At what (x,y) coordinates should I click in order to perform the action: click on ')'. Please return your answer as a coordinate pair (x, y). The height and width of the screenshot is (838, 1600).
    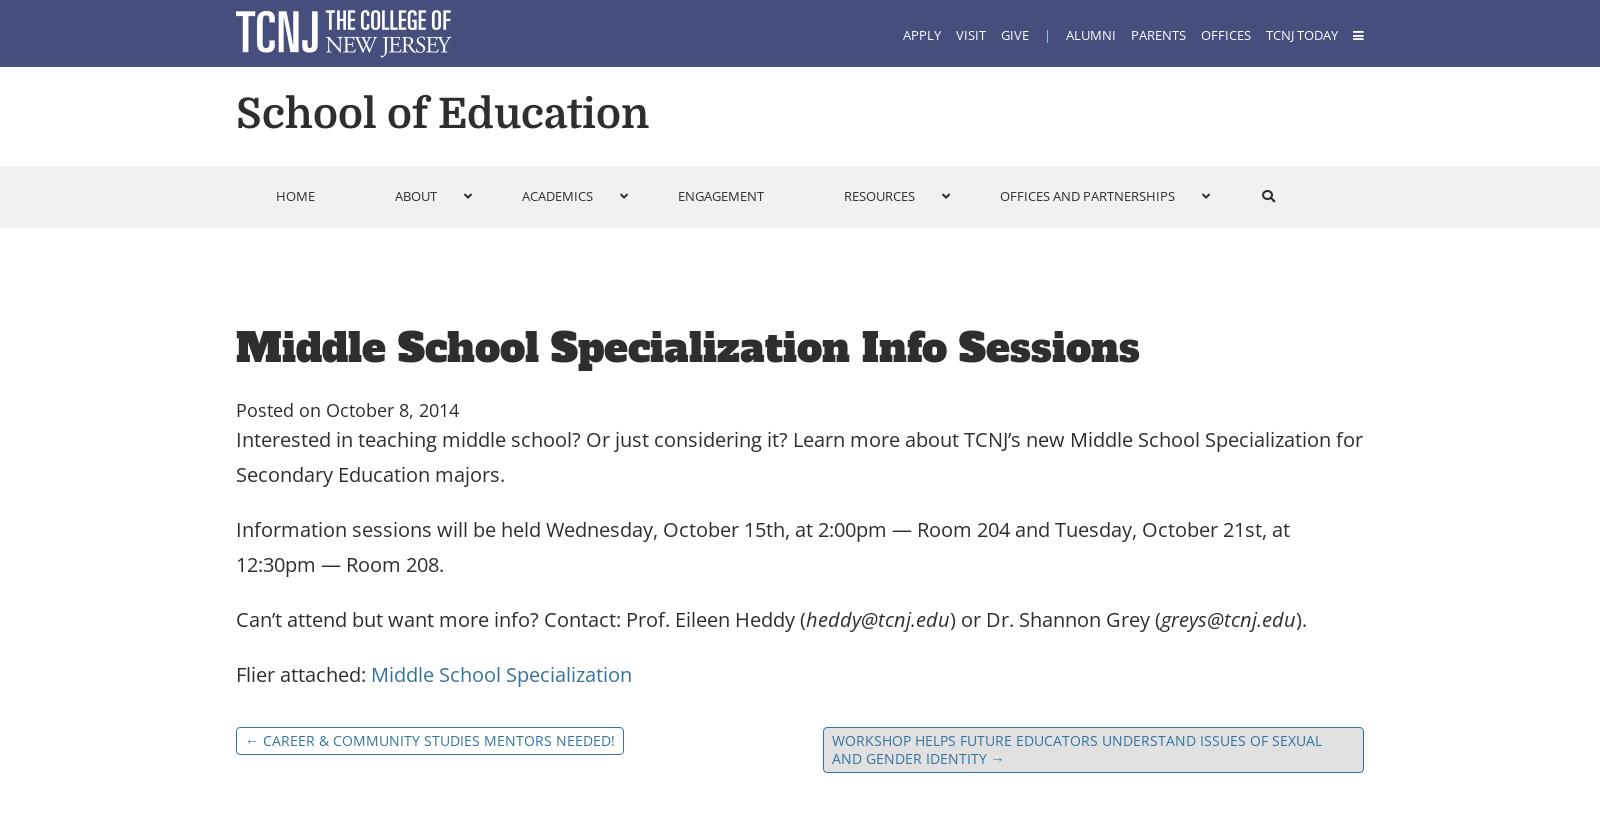
    Looking at the image, I should click on (951, 618).